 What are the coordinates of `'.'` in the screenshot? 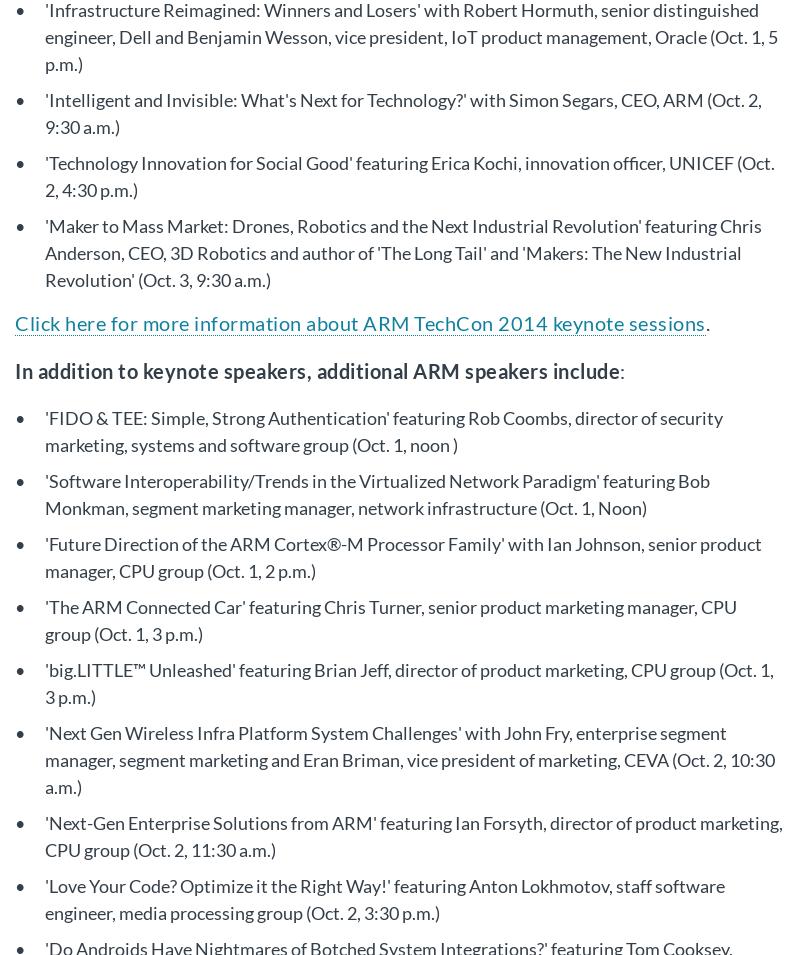 It's located at (706, 321).